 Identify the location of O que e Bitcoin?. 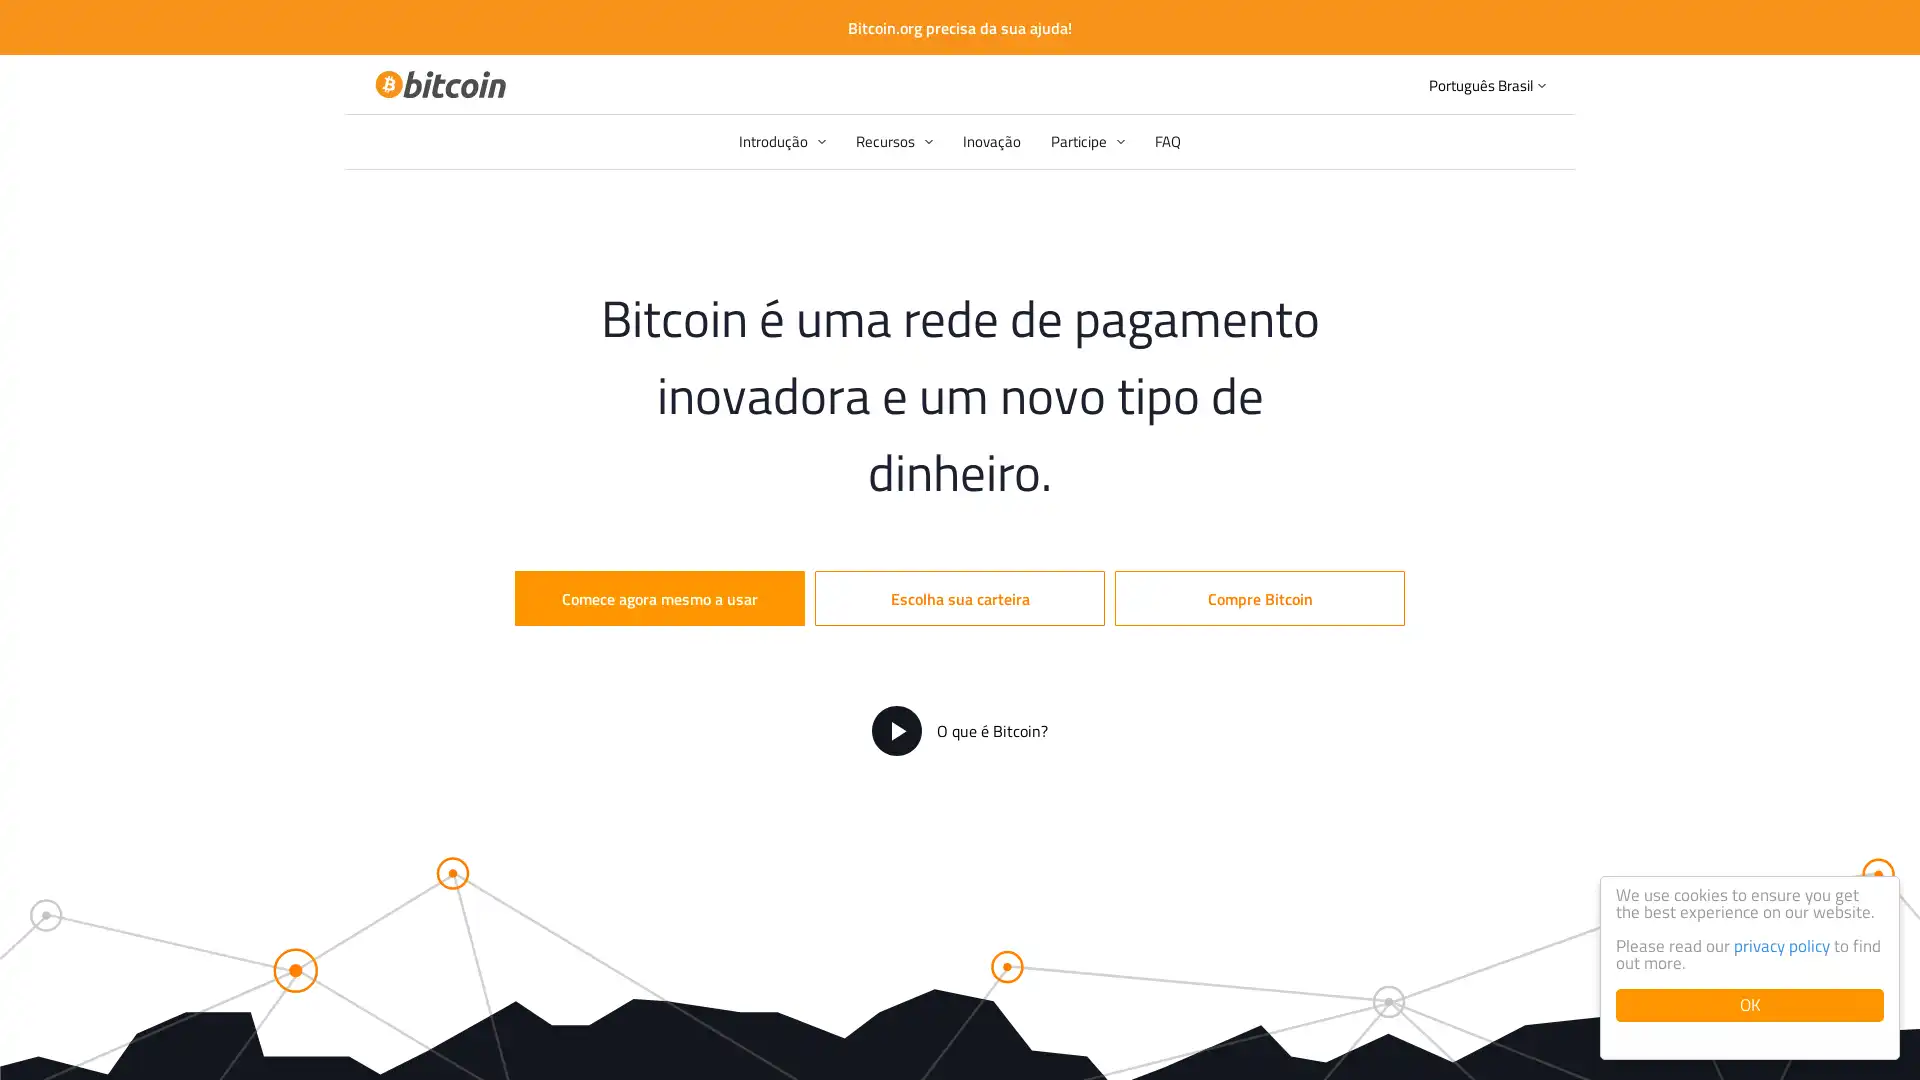
(960, 731).